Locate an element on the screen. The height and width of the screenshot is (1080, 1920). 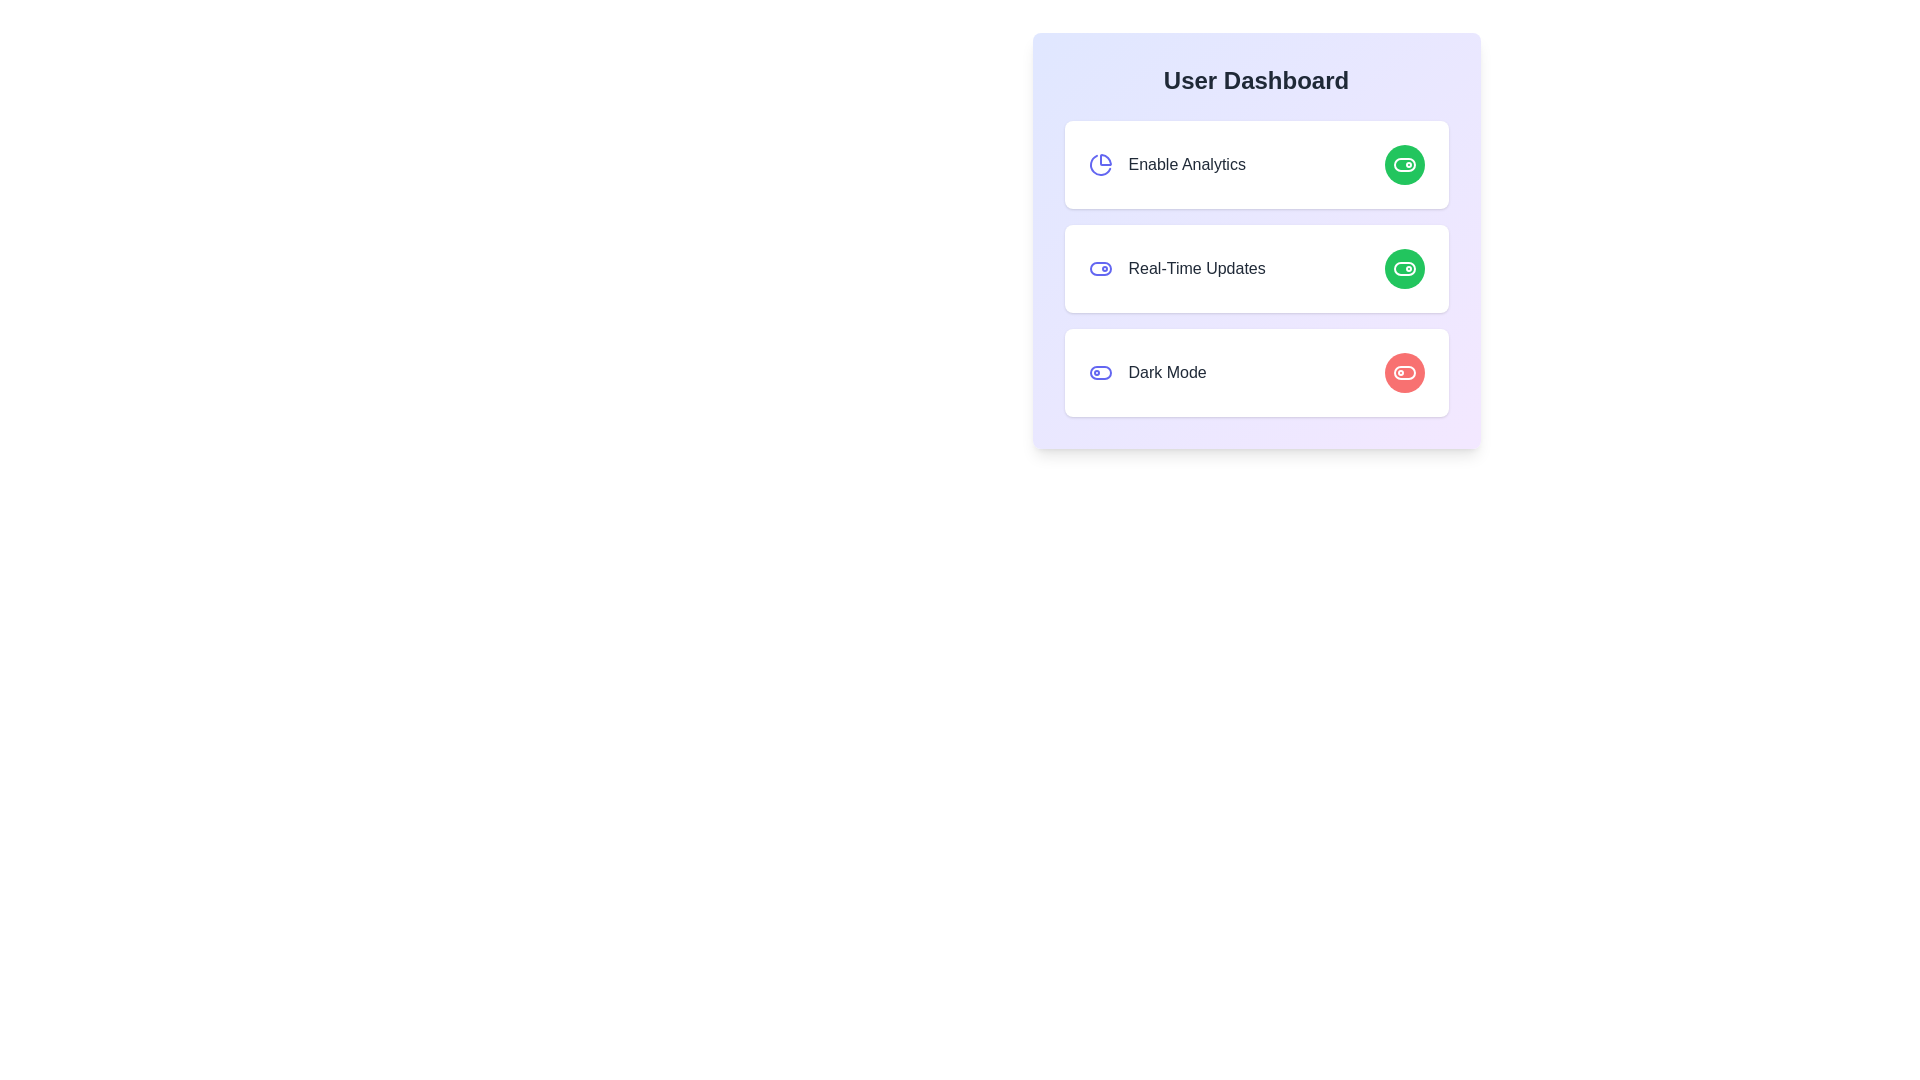
the 'Dark Mode' text label, which is positioned in the lower-most row of options within the 'User Dashboard' card, located to the right of a blue link icon and to the left of a circular red button with an eye symbol is located at coordinates (1167, 373).